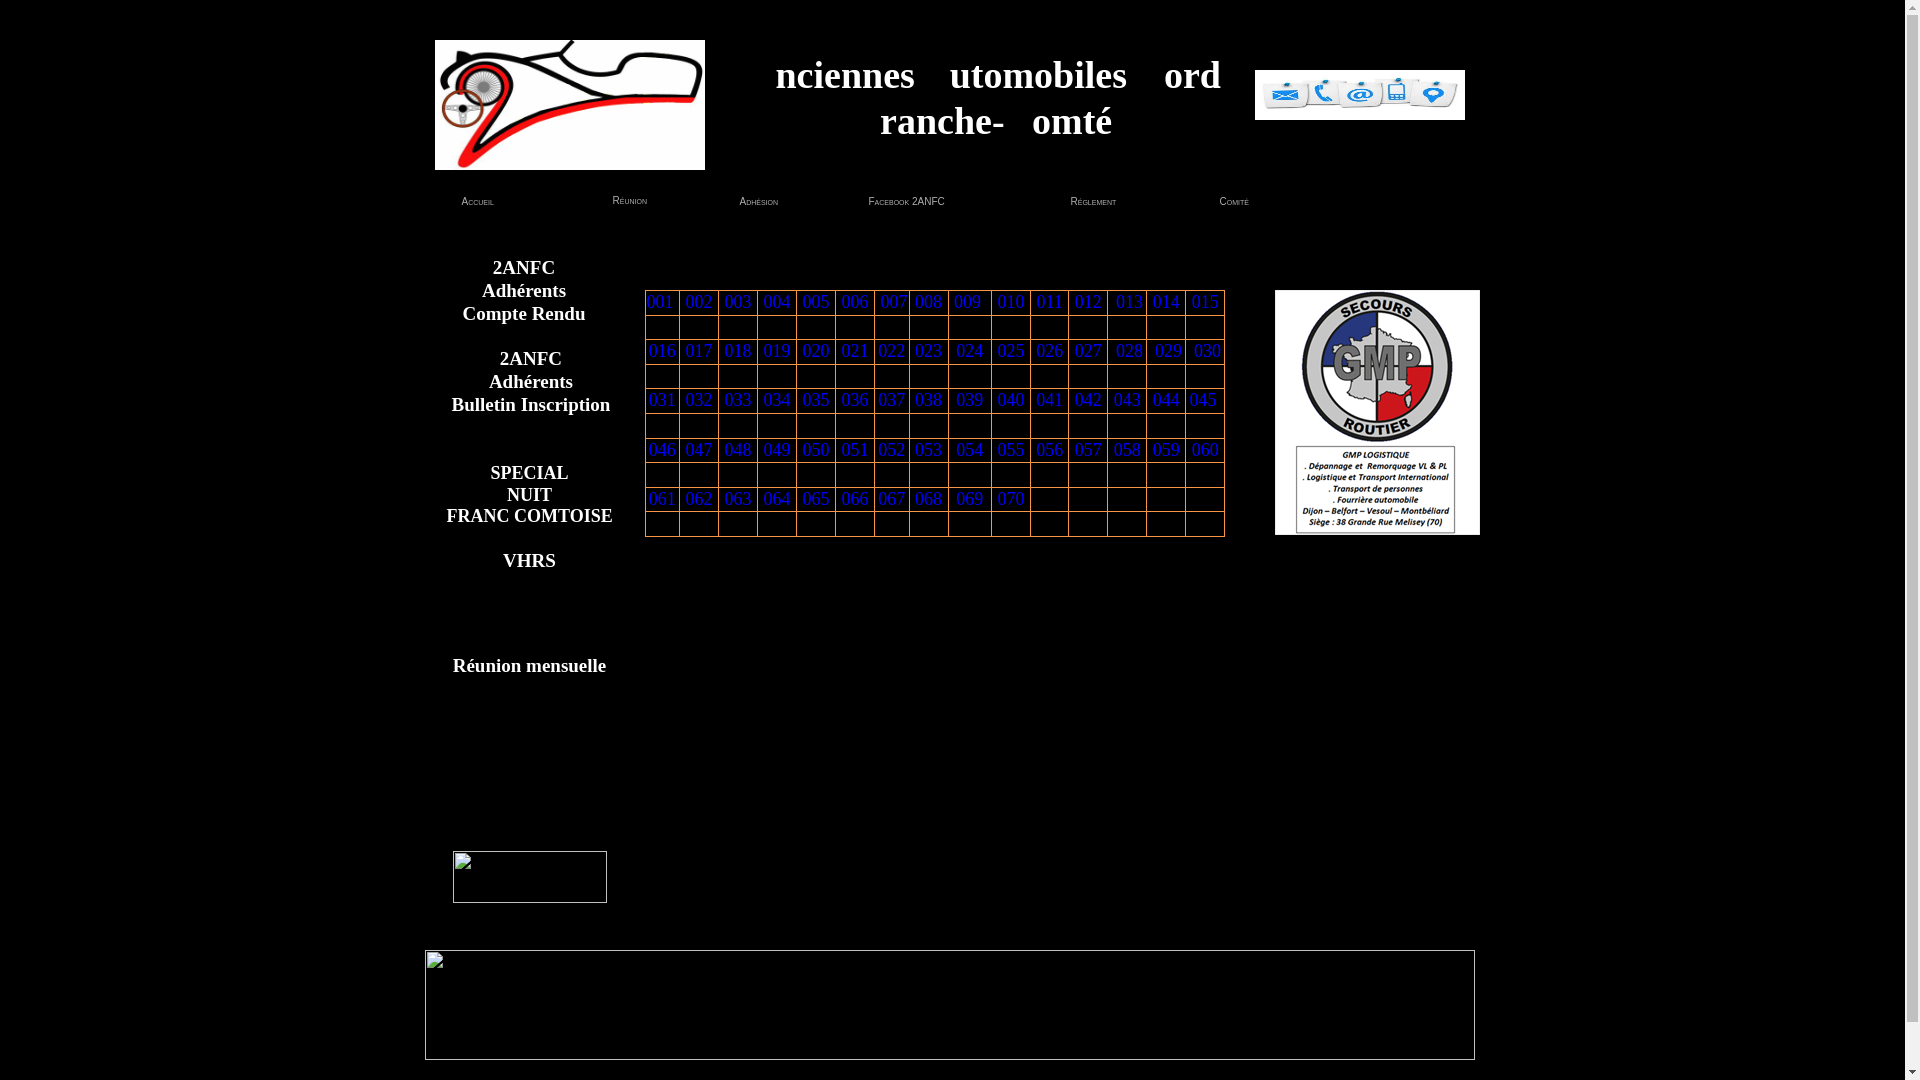  Describe the element at coordinates (1166, 350) in the screenshot. I see `' 029'` at that location.